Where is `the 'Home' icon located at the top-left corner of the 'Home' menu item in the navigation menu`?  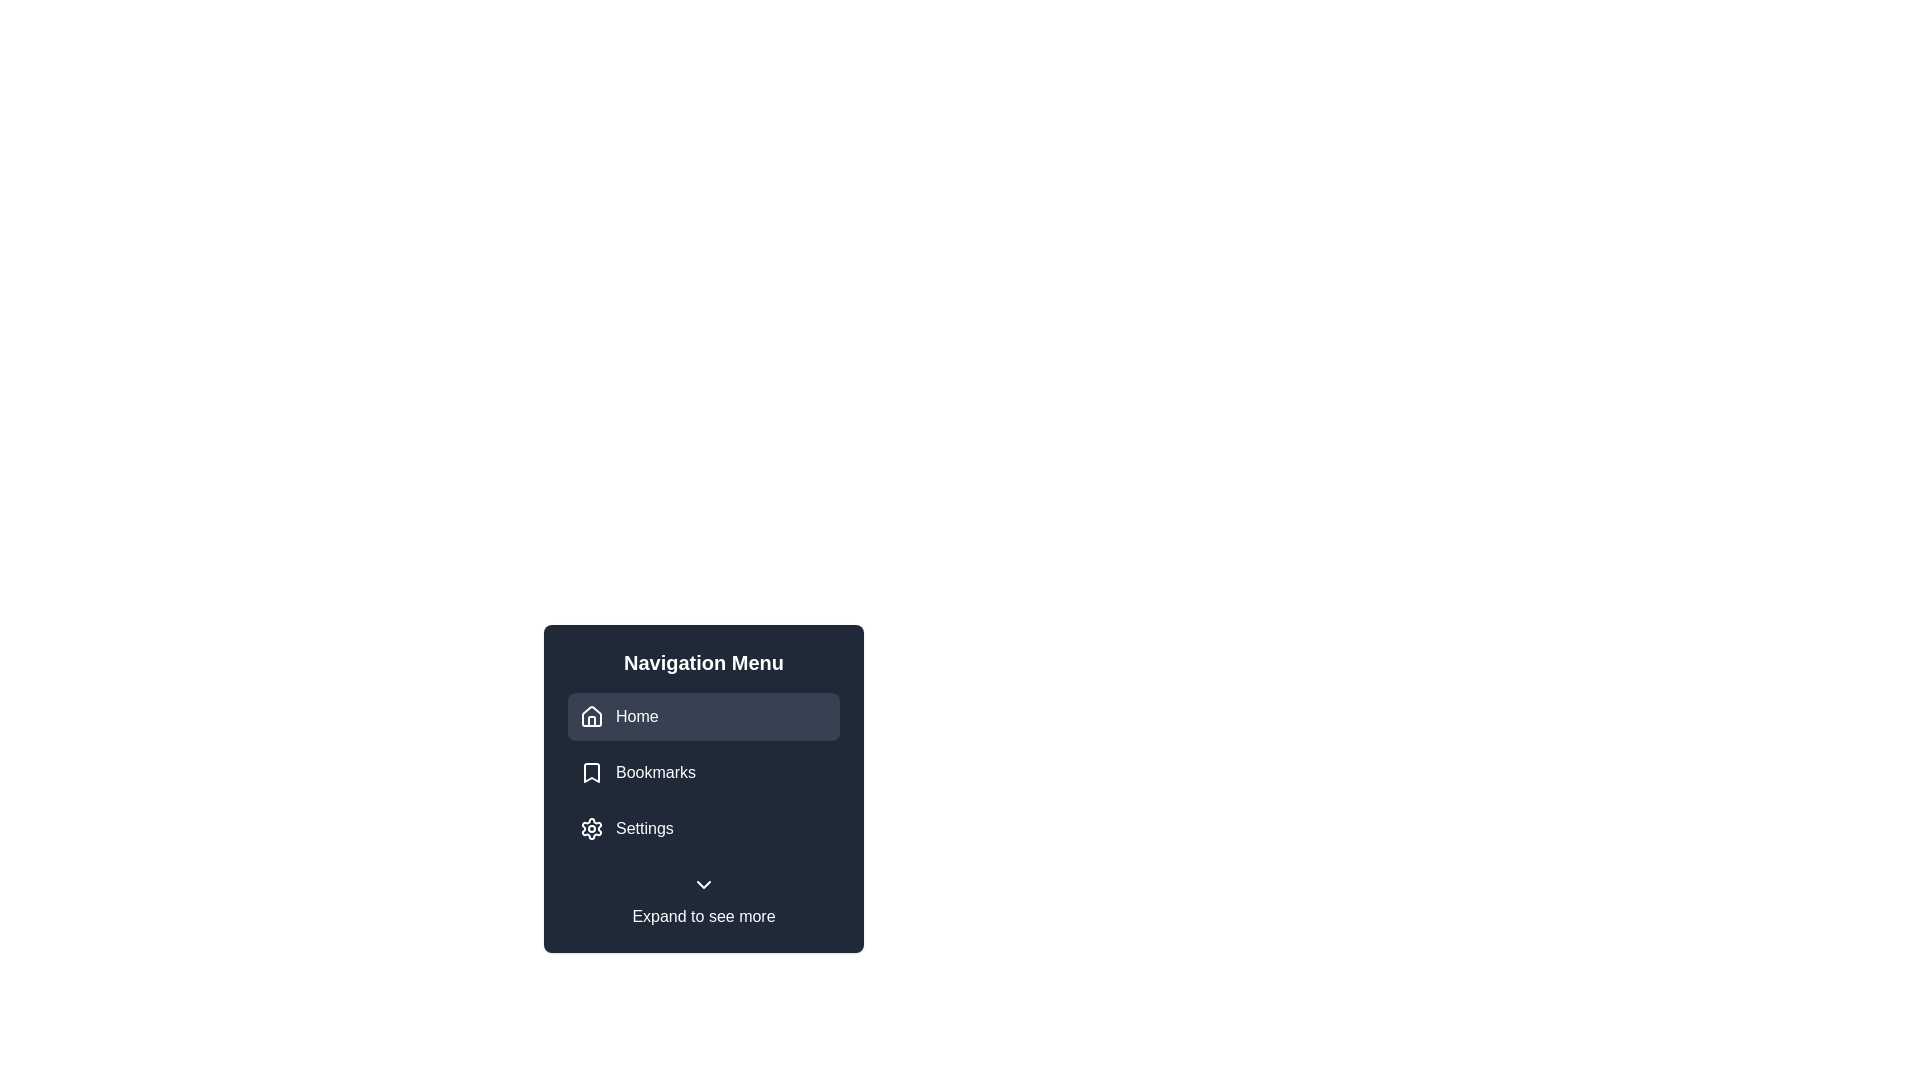 the 'Home' icon located at the top-left corner of the 'Home' menu item in the navigation menu is located at coordinates (590, 716).